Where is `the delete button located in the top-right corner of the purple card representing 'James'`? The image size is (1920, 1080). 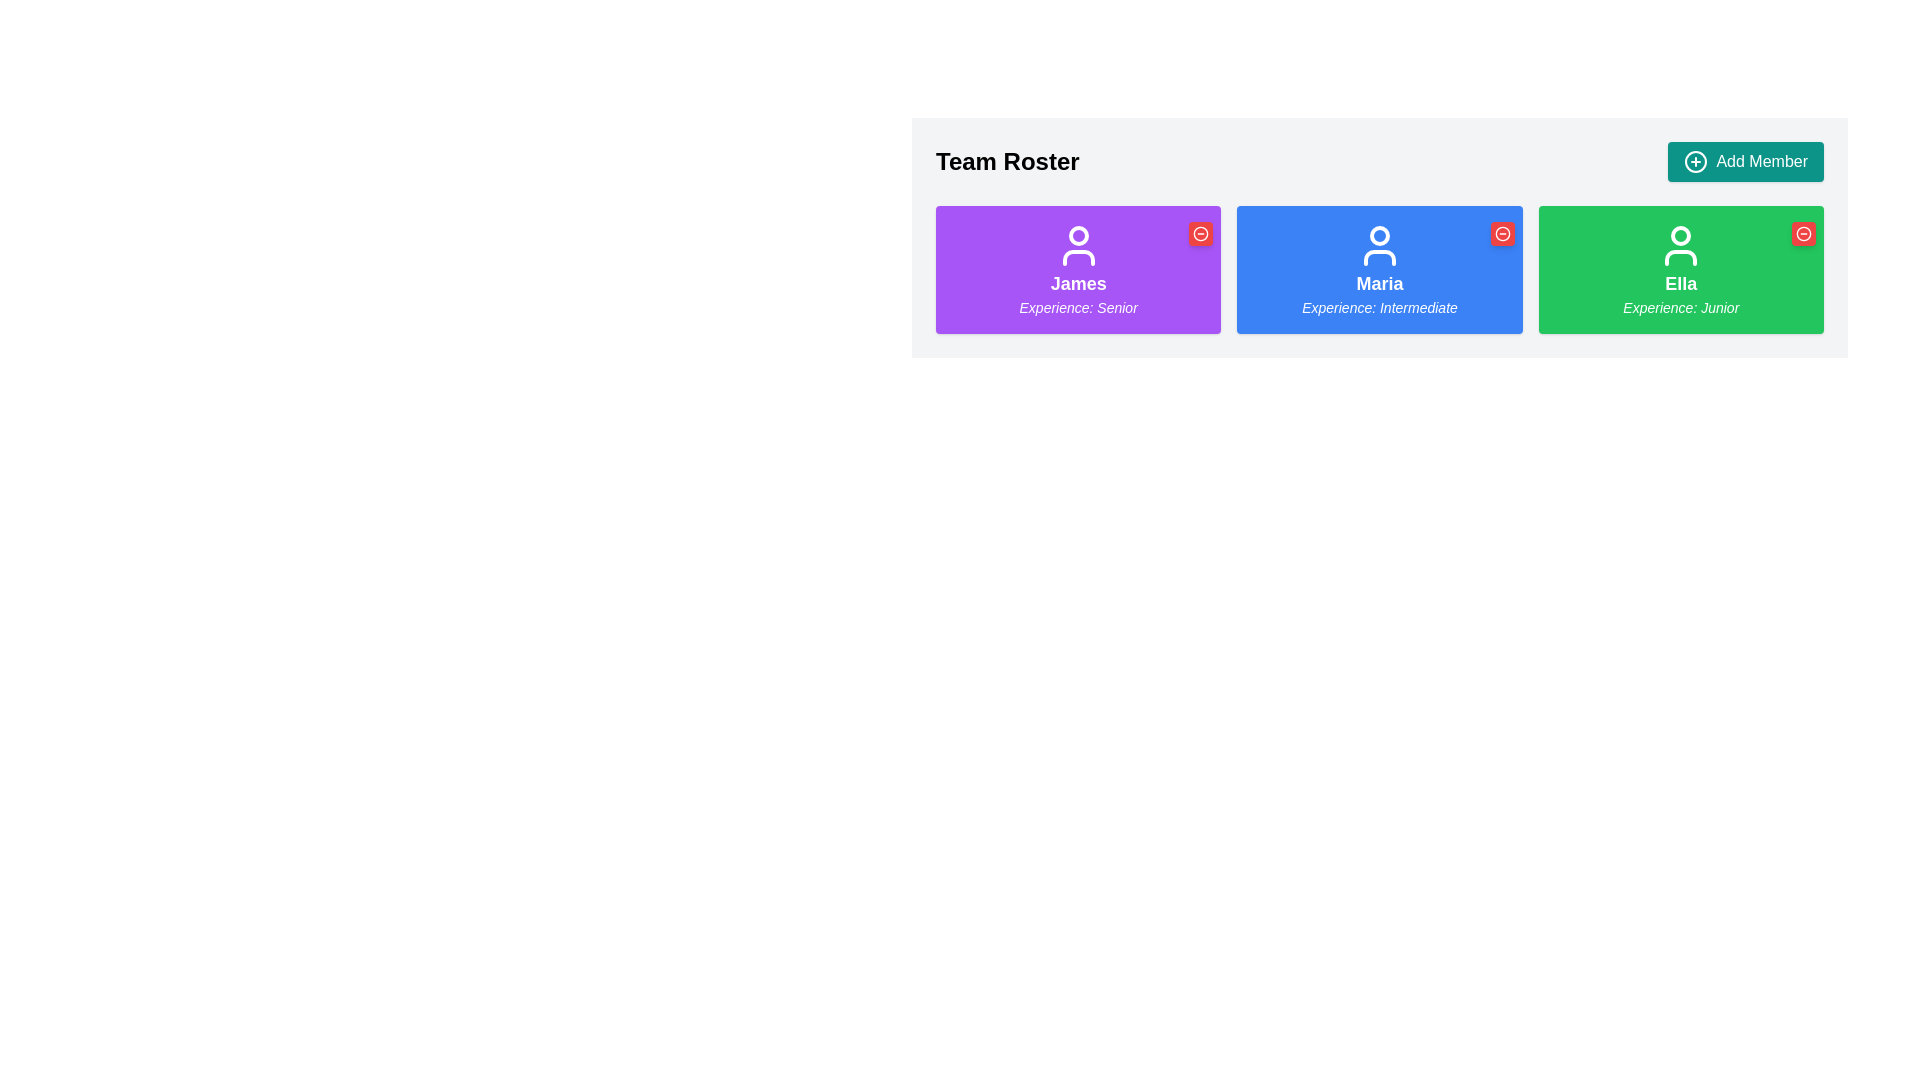 the delete button located in the top-right corner of the purple card representing 'James' is located at coordinates (1200, 233).